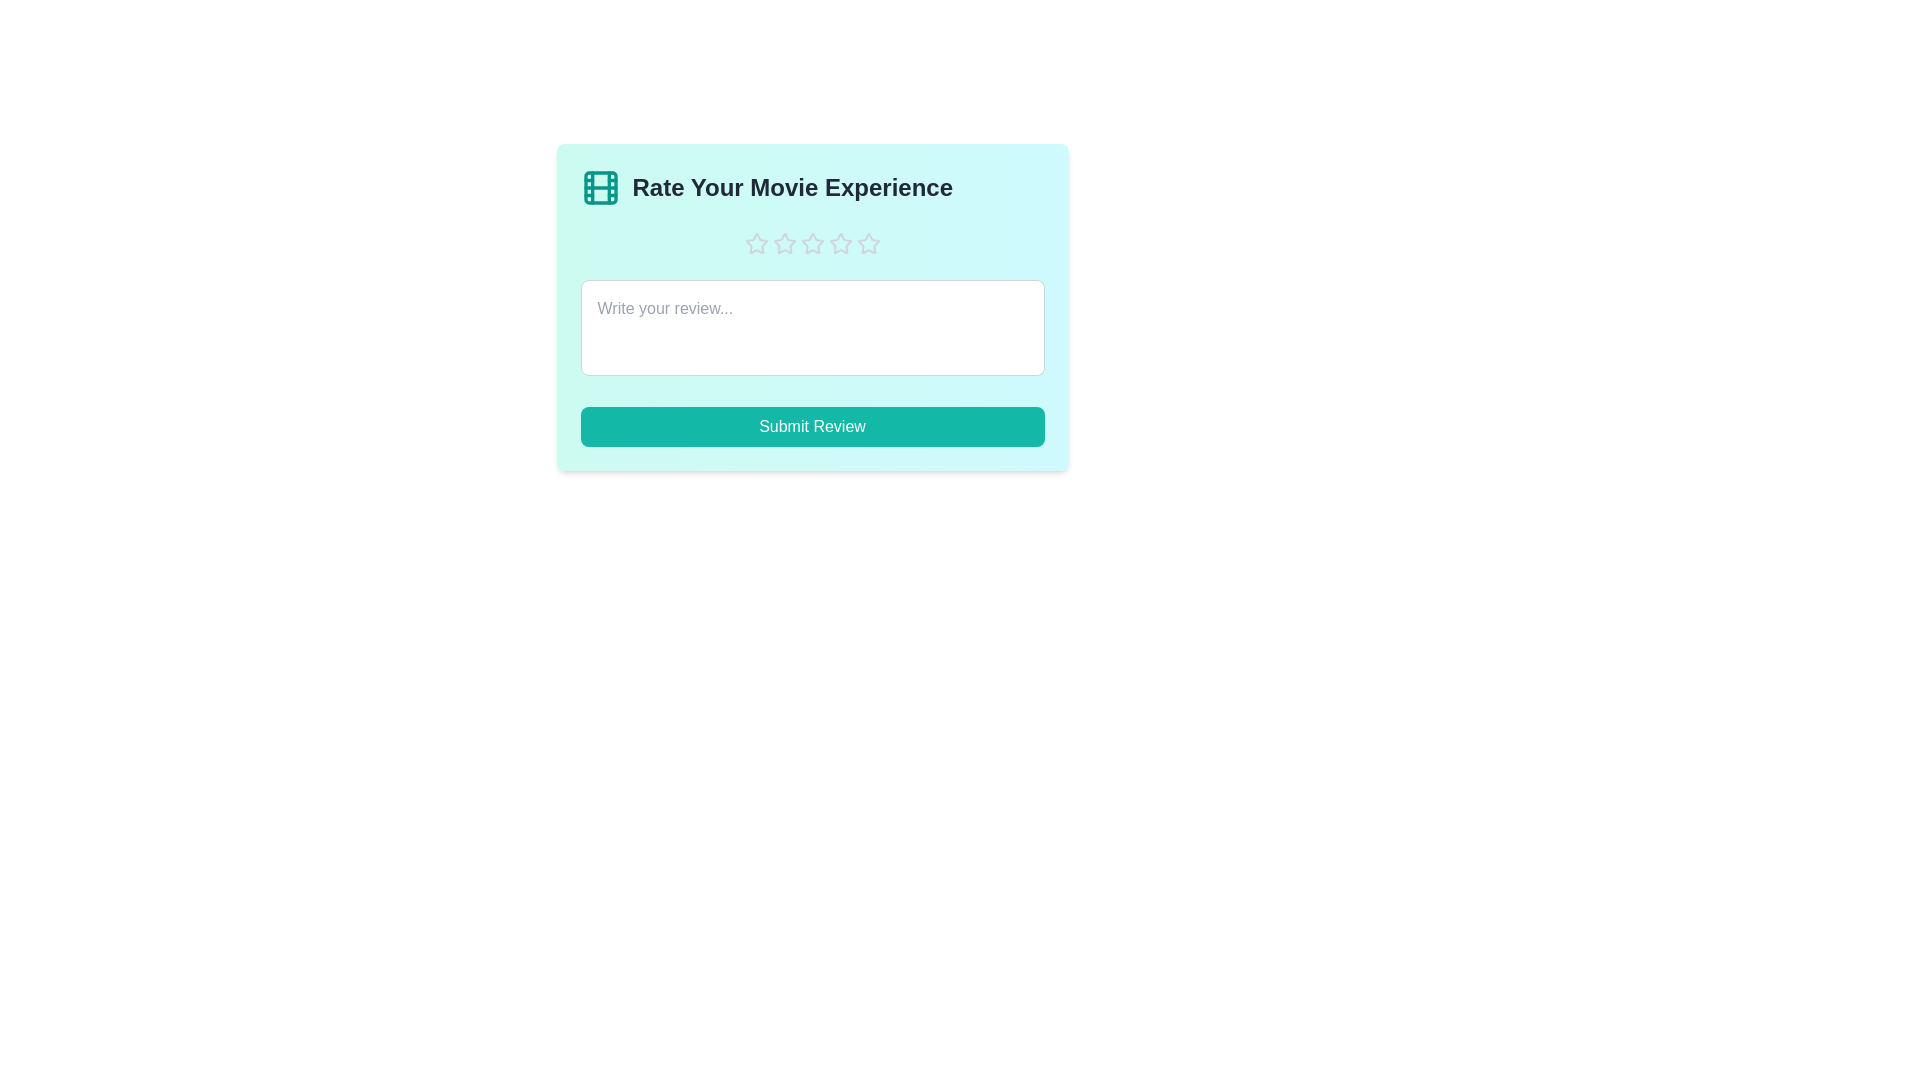 Image resolution: width=1920 pixels, height=1080 pixels. What do you see at coordinates (812, 426) in the screenshot?
I see `the 'Submit Review' button to submit the review` at bounding box center [812, 426].